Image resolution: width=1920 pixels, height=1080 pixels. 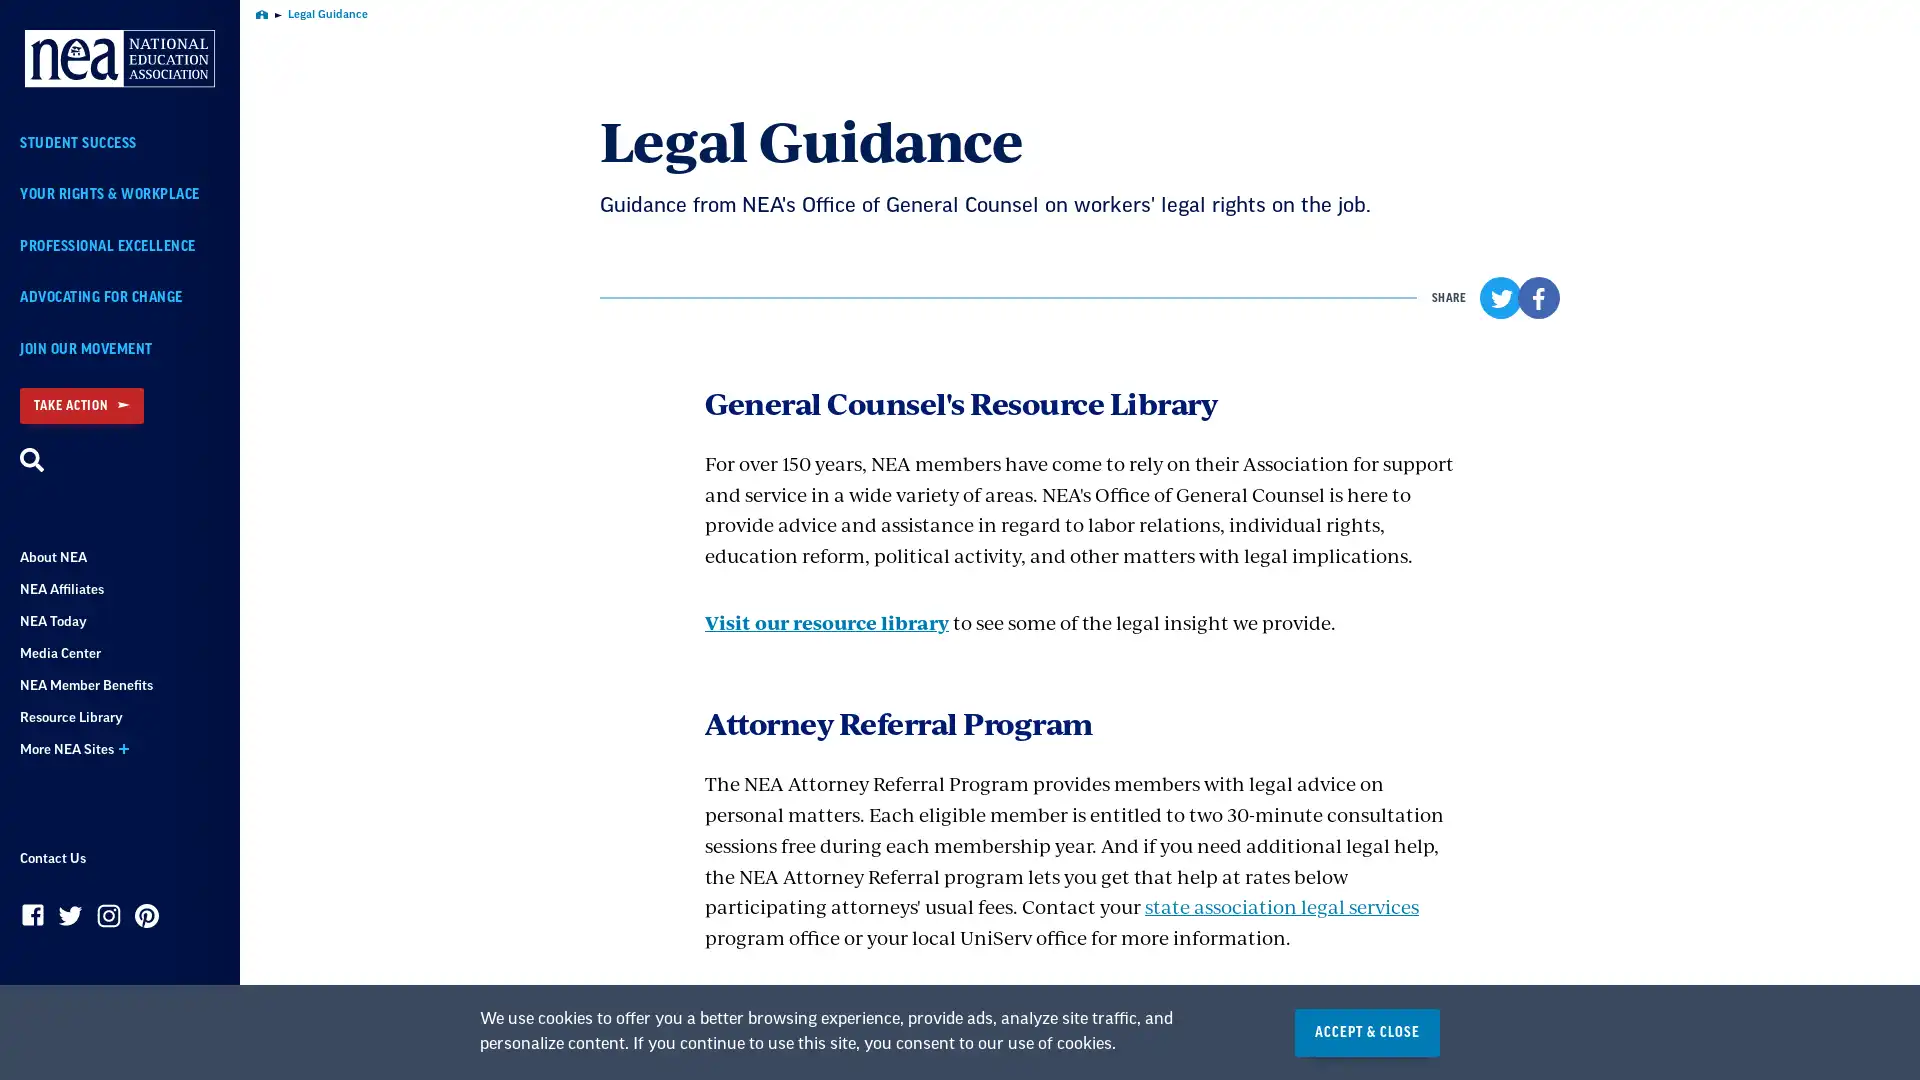 I want to click on More NEA Sites, so click(x=119, y=749).